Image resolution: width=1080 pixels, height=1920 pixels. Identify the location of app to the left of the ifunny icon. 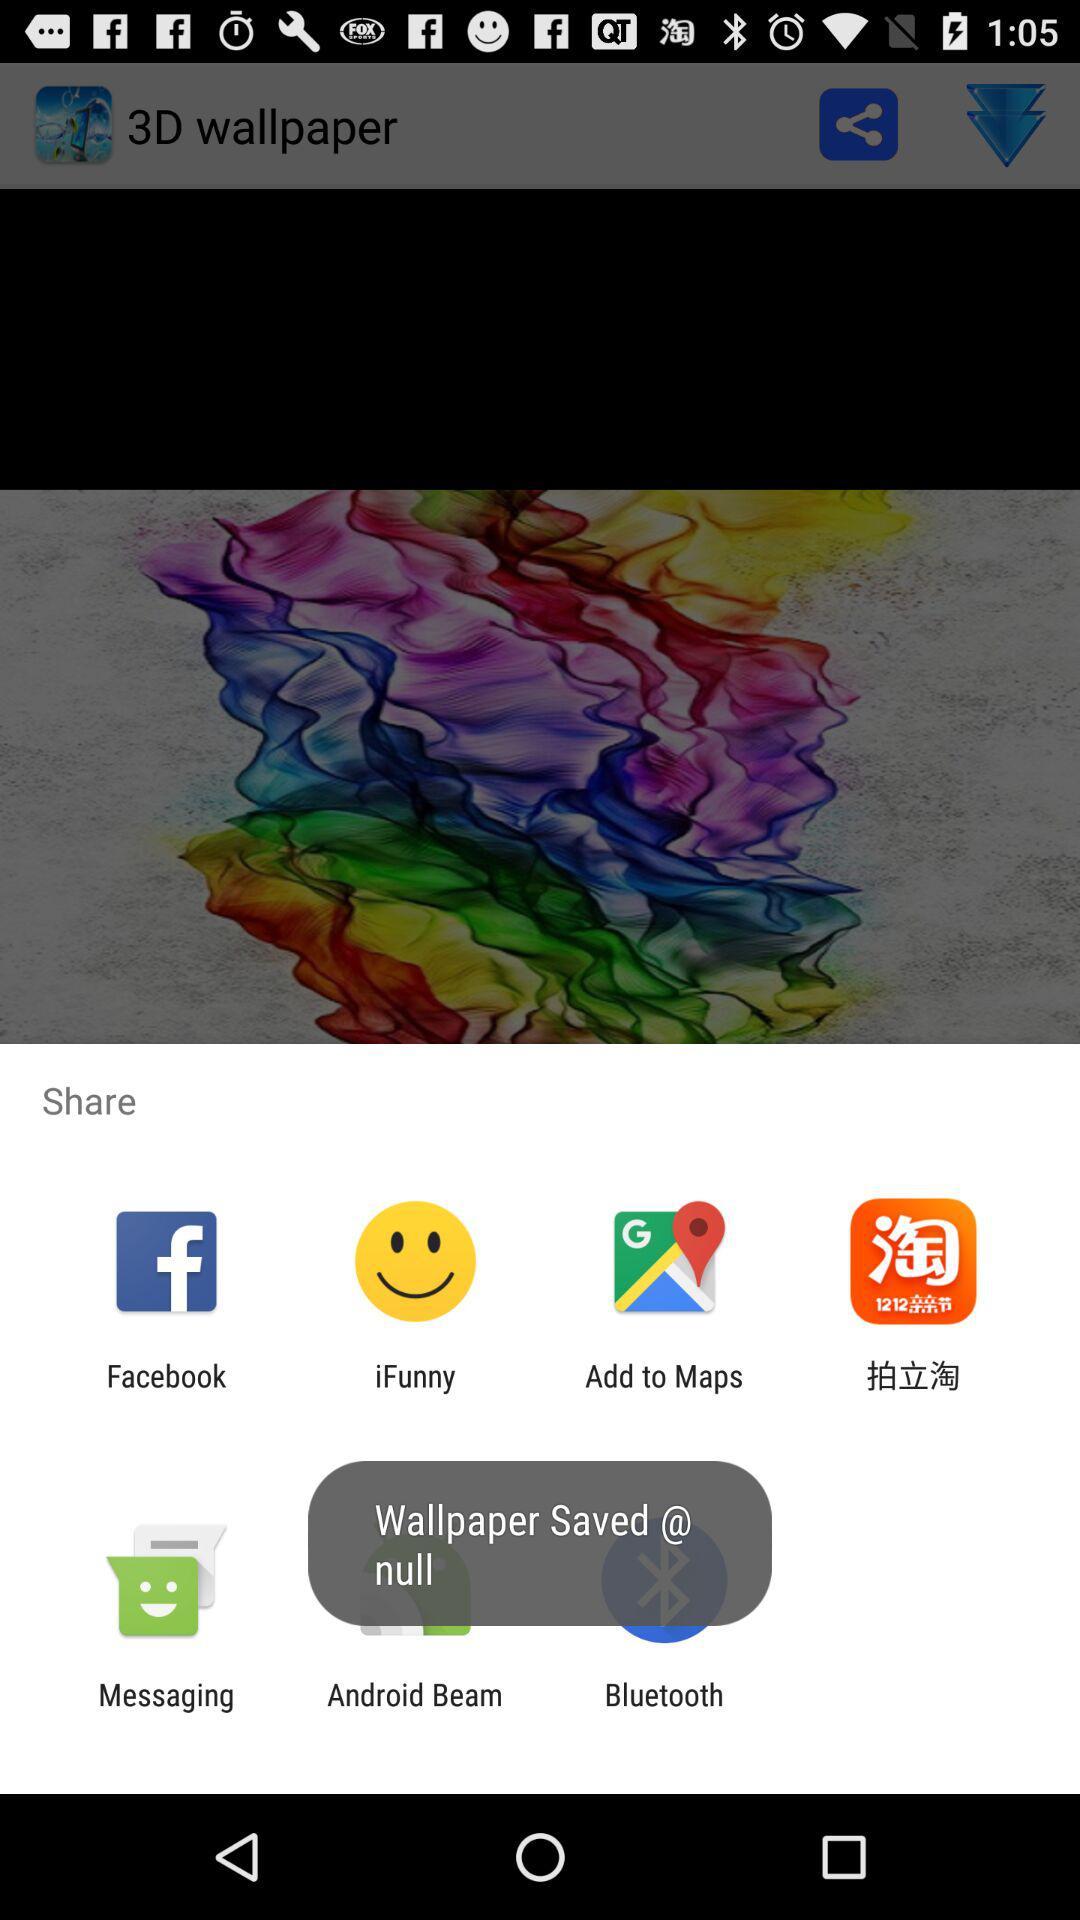
(165, 1392).